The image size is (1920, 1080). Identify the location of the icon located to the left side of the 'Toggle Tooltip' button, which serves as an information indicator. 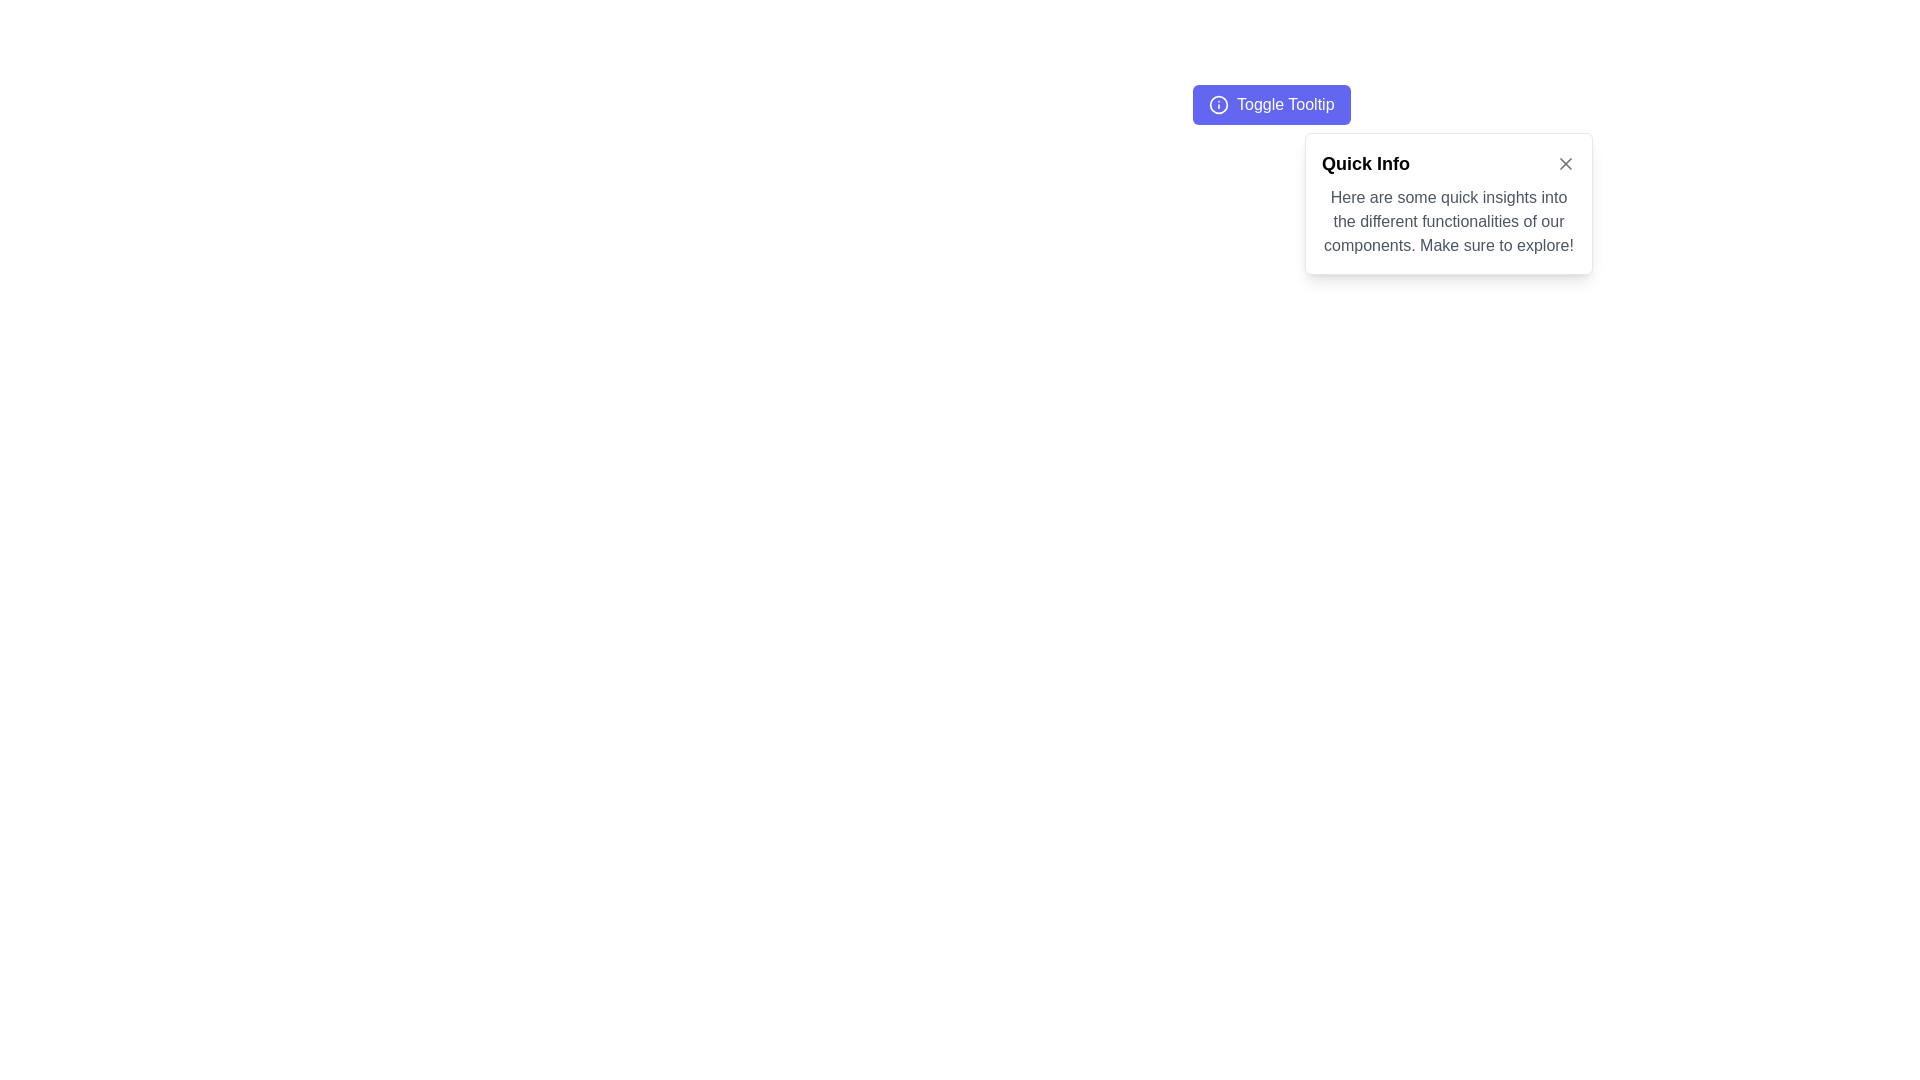
(1218, 104).